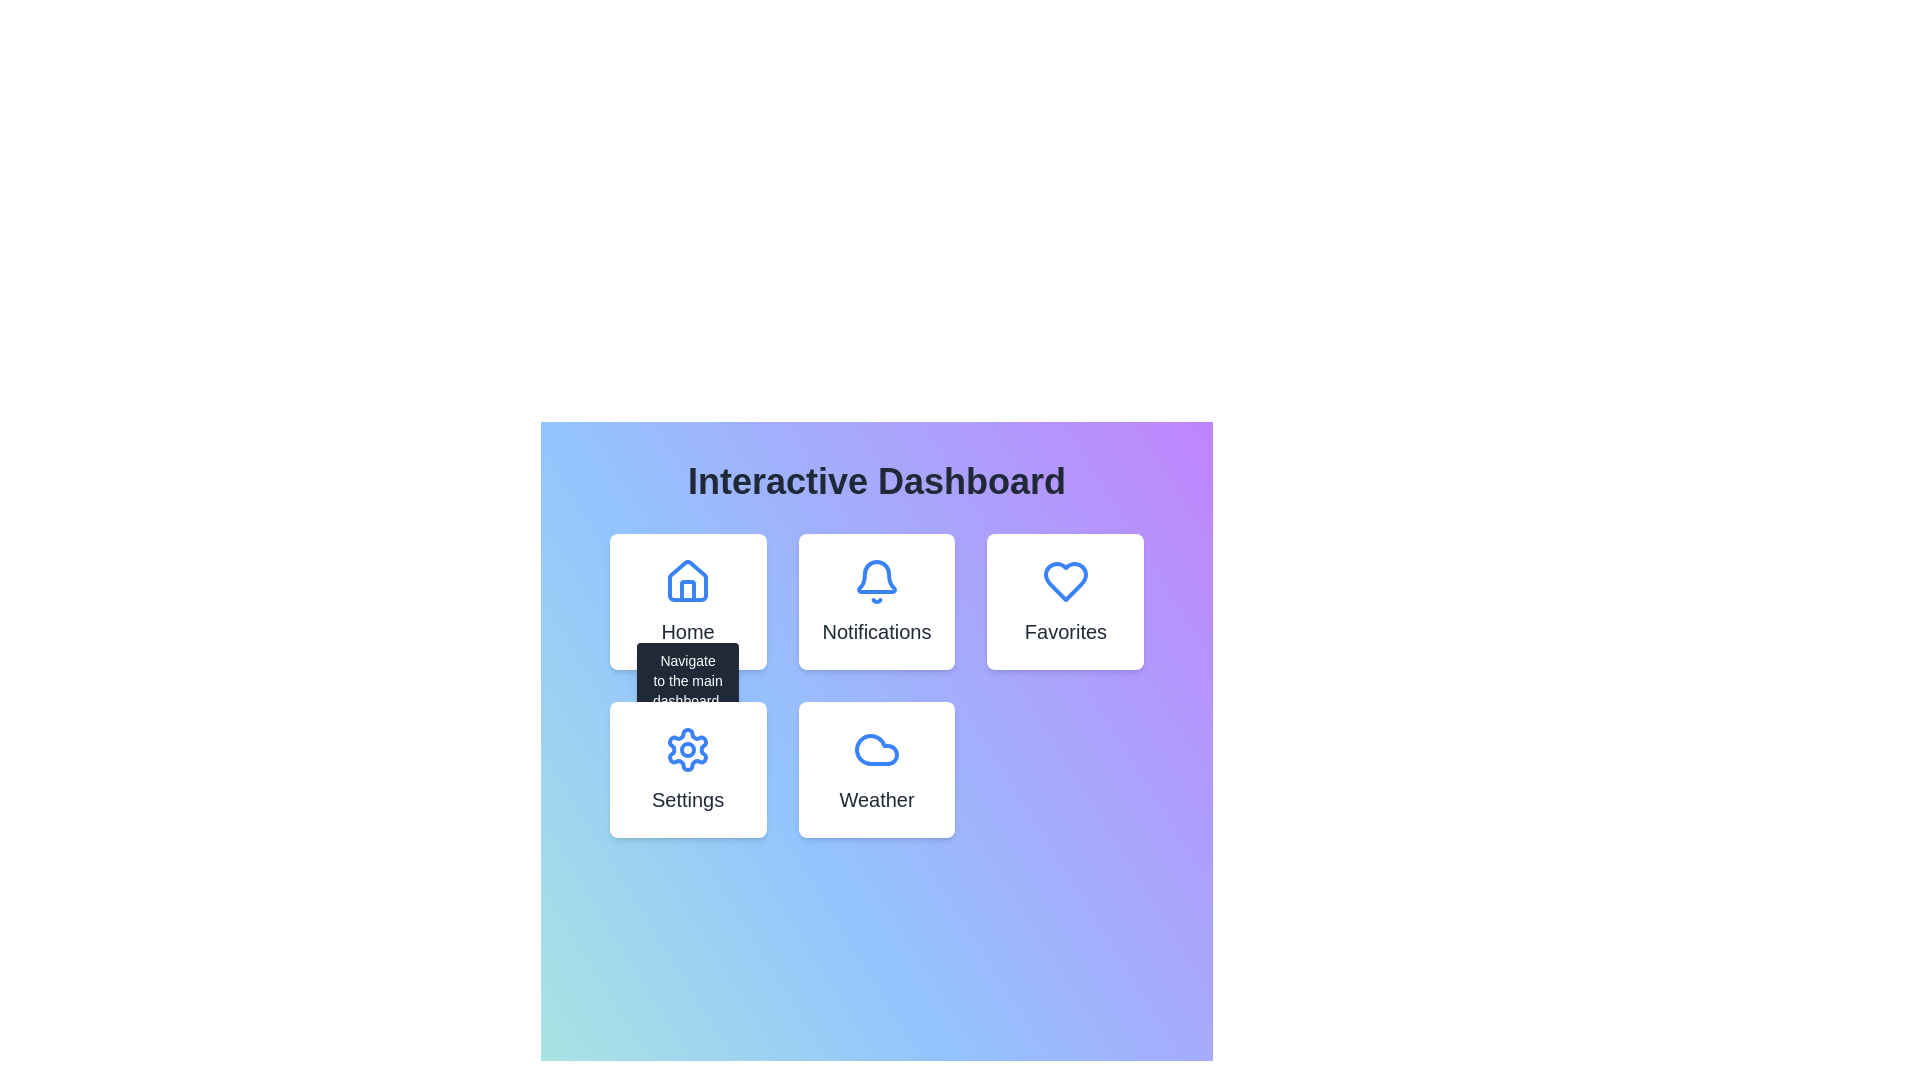 This screenshot has width=1920, height=1080. What do you see at coordinates (1064, 582) in the screenshot?
I see `the blue heart-shaped icon with a thick outline and hollow center located in the Favorites section` at bounding box center [1064, 582].